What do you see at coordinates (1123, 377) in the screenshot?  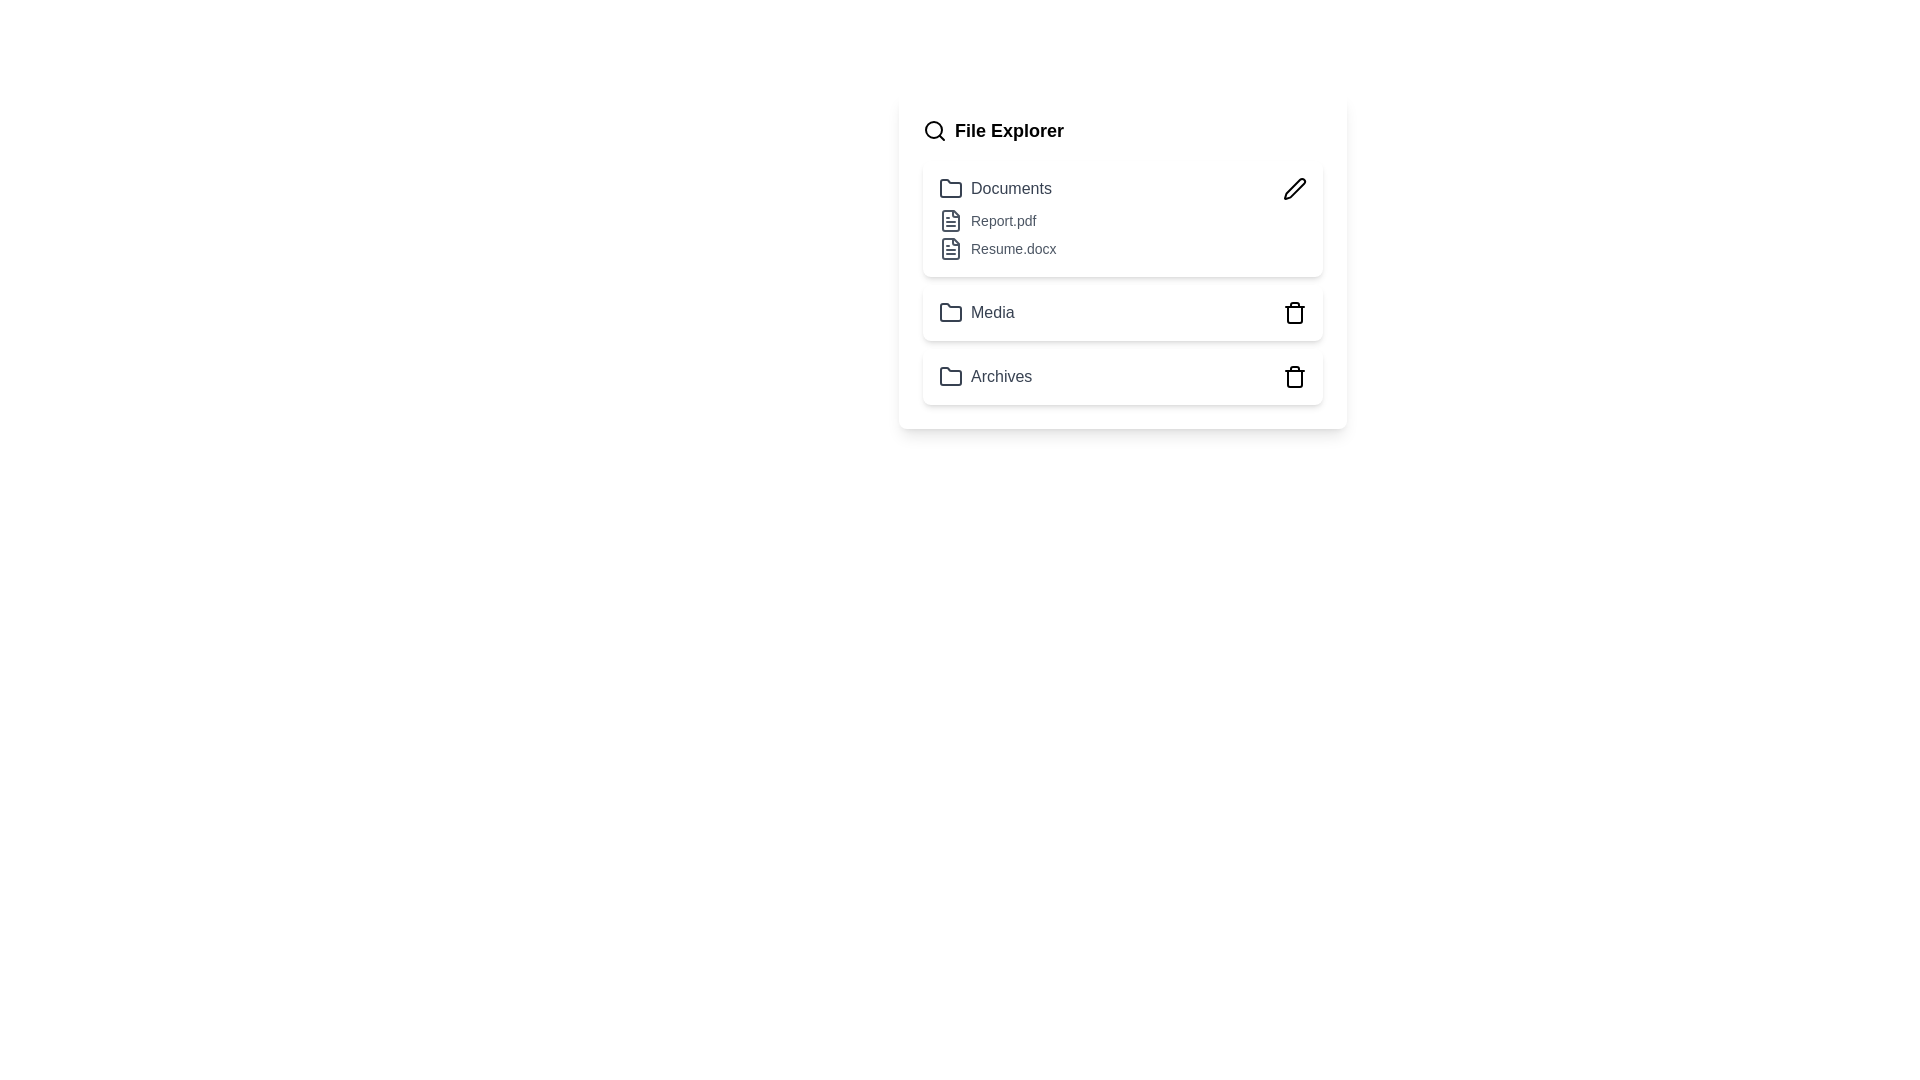 I see `the 'Archives' folder item in the interactive horizontal list` at bounding box center [1123, 377].